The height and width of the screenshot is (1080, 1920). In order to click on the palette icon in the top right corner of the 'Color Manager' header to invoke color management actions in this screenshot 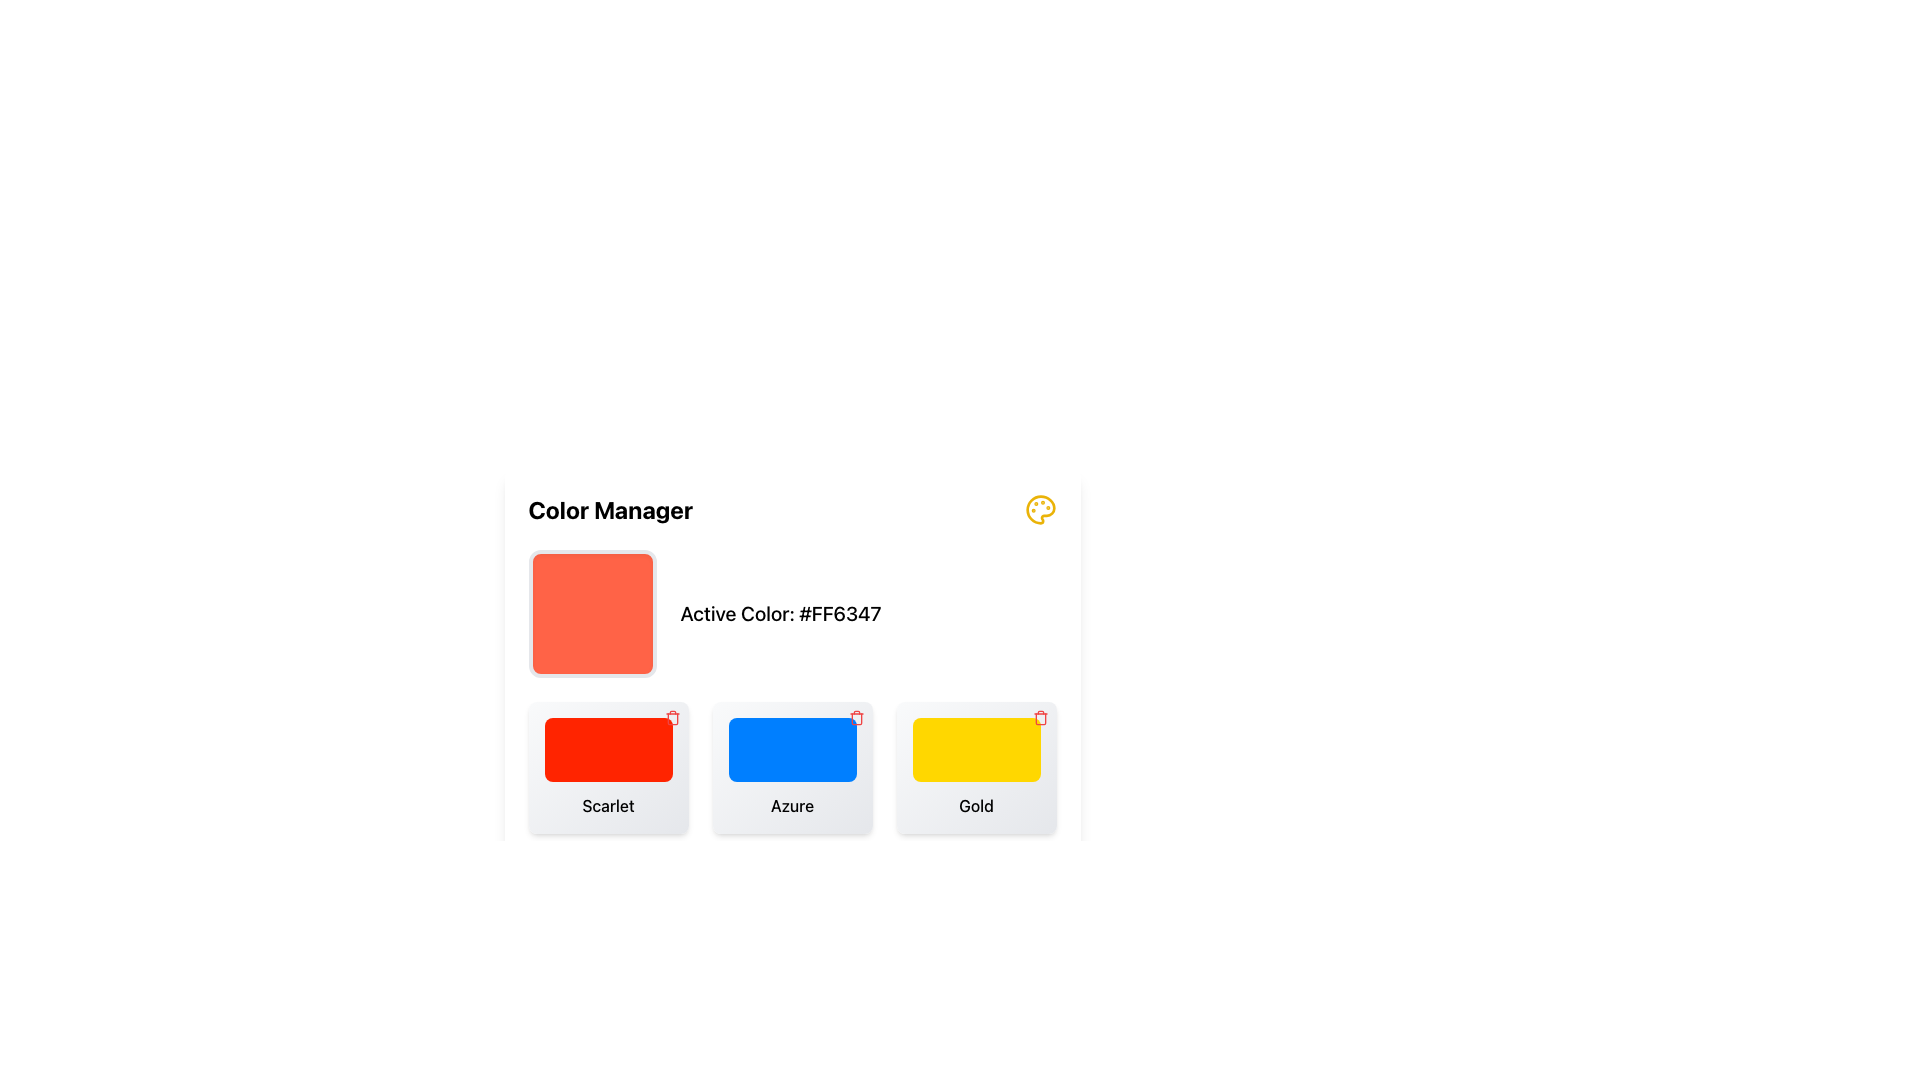, I will do `click(1040, 508)`.